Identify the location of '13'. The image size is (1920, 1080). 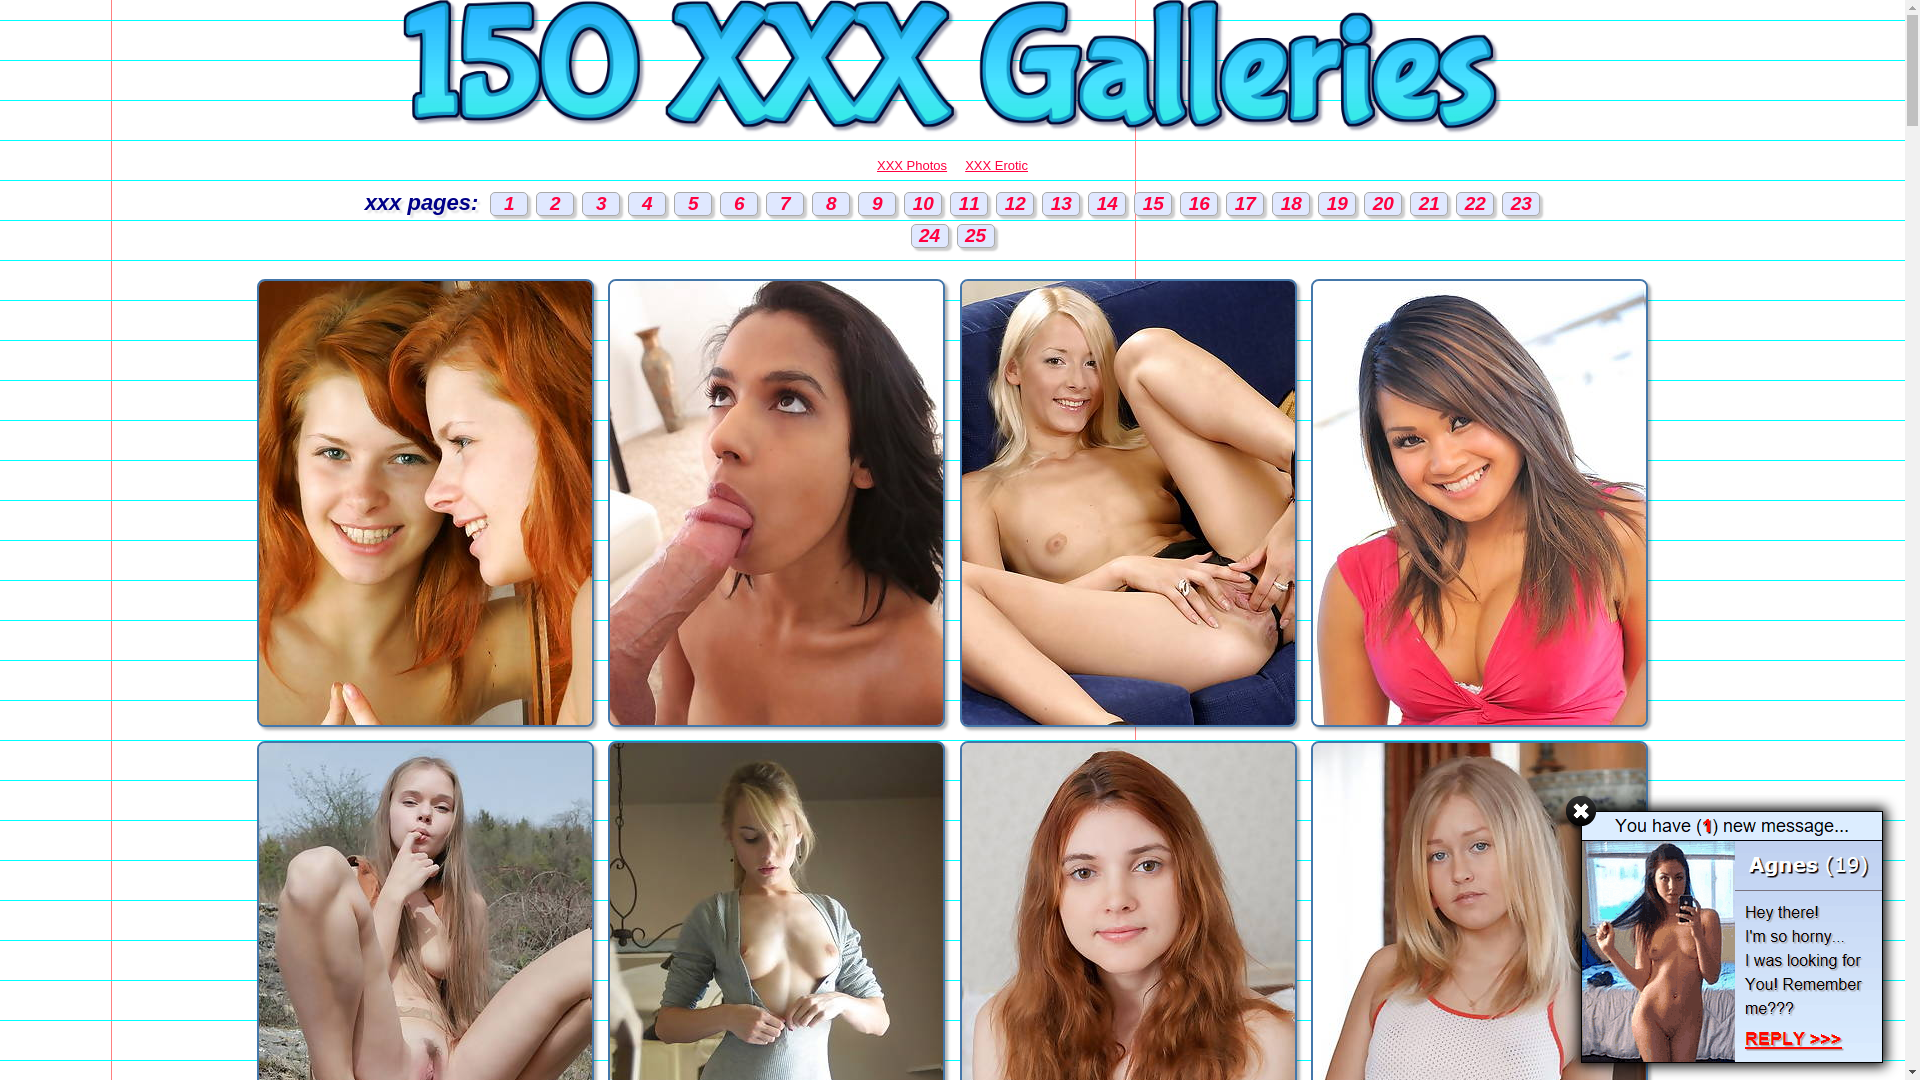
(1059, 204).